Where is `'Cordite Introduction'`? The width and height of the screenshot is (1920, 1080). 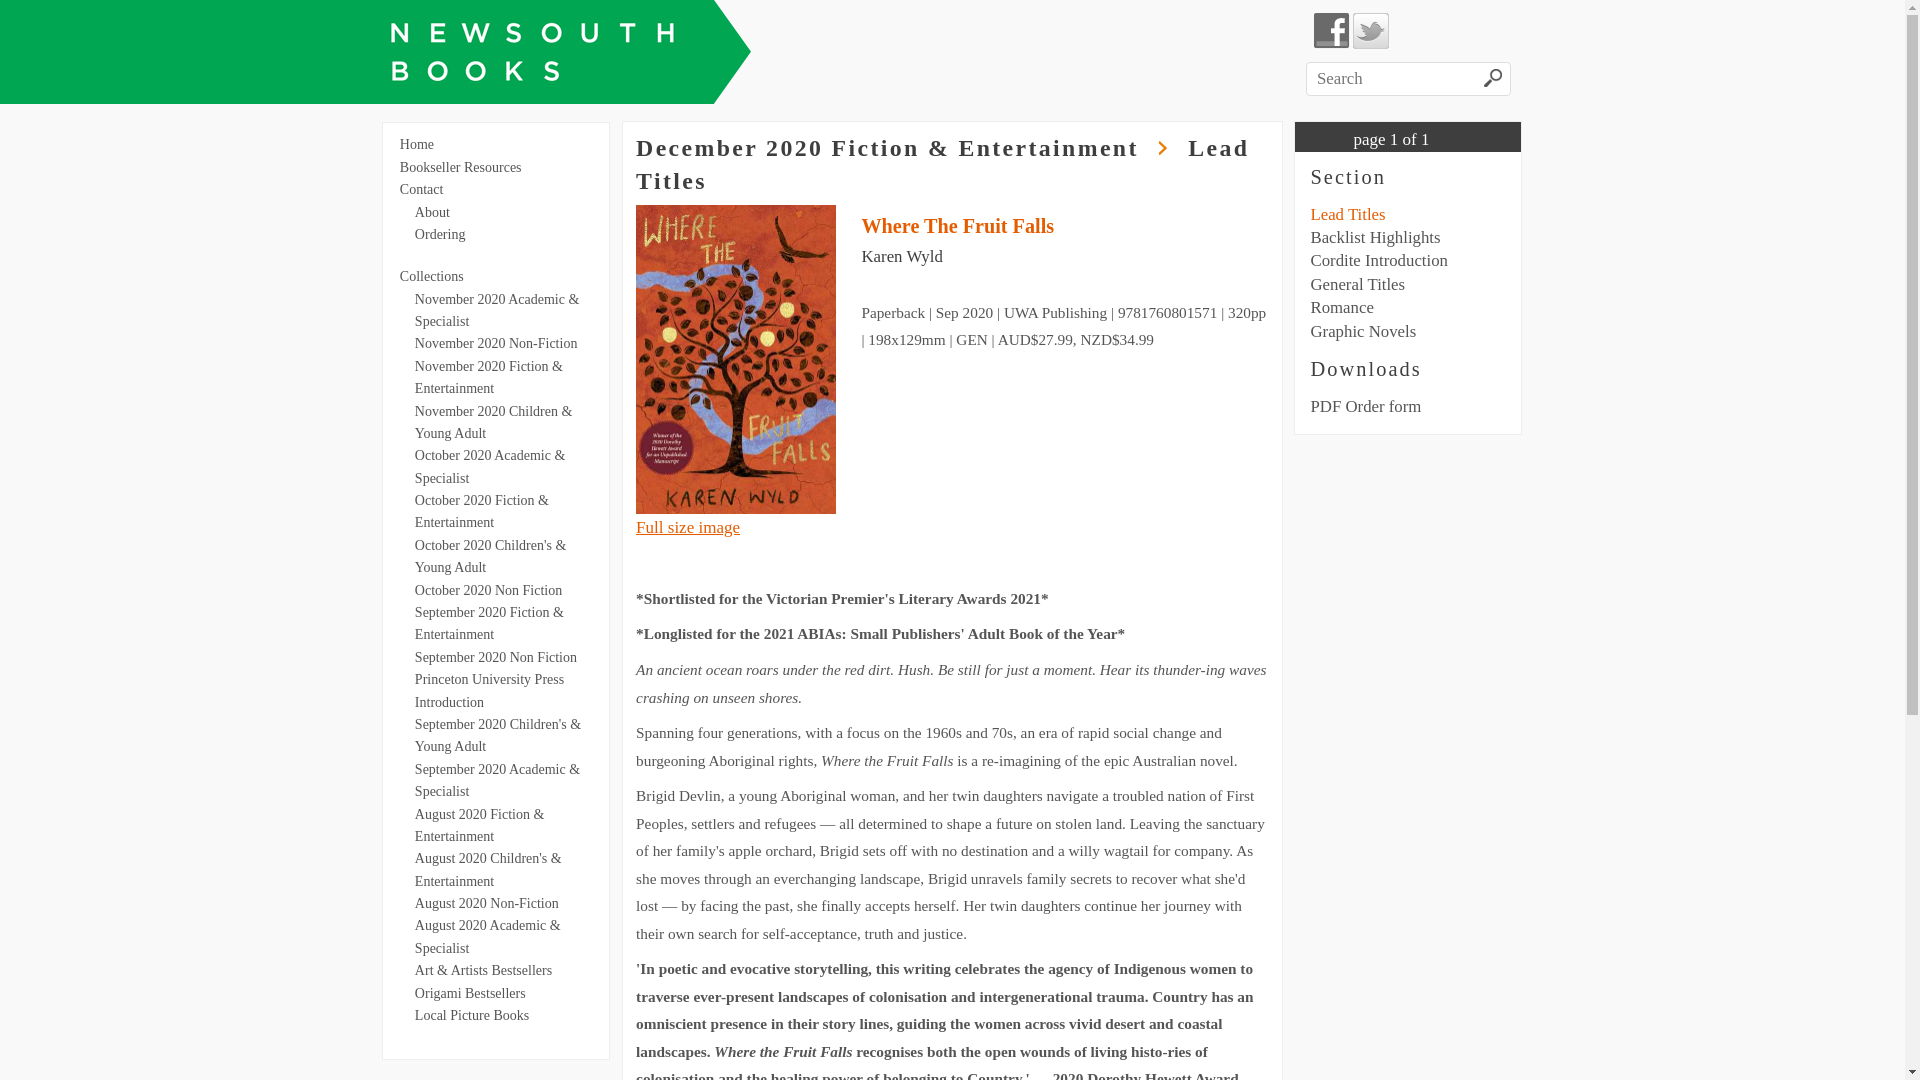
'Cordite Introduction' is located at coordinates (1377, 259).